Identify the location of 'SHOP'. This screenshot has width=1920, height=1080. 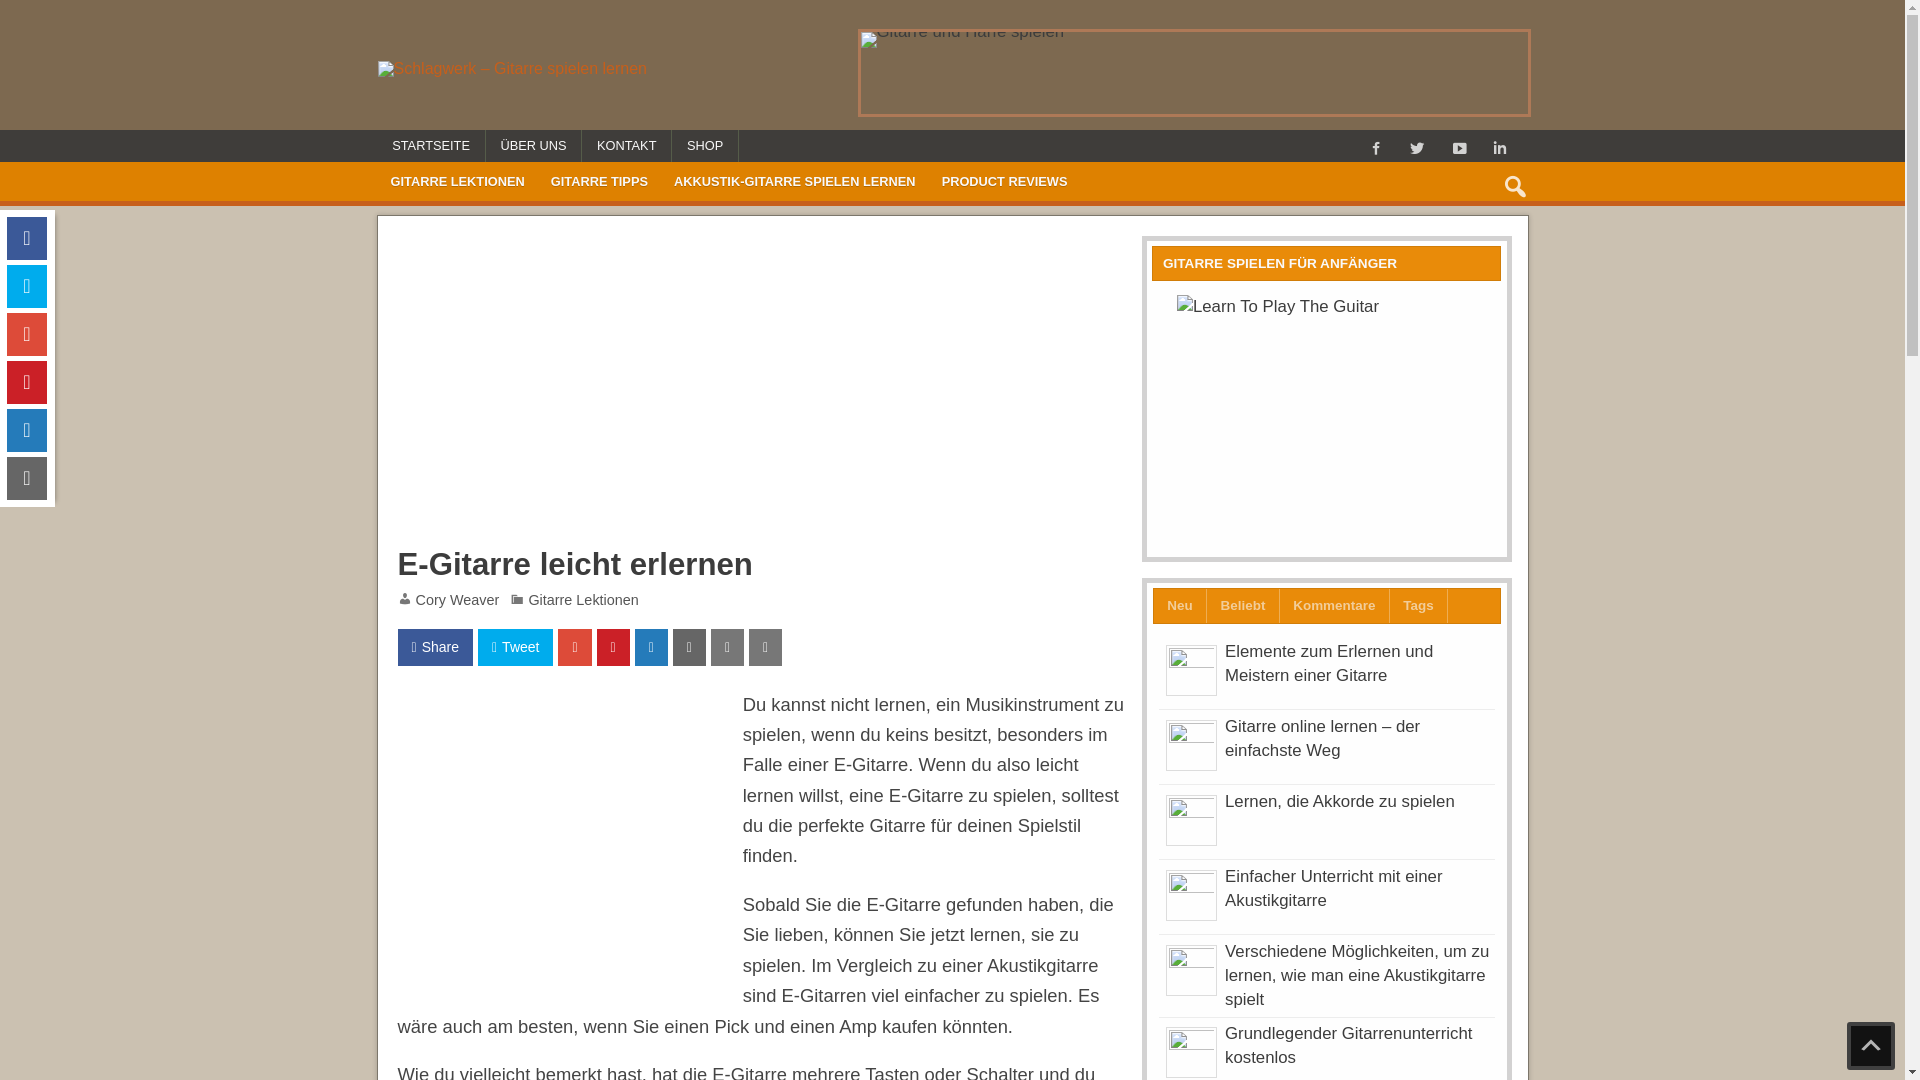
(705, 145).